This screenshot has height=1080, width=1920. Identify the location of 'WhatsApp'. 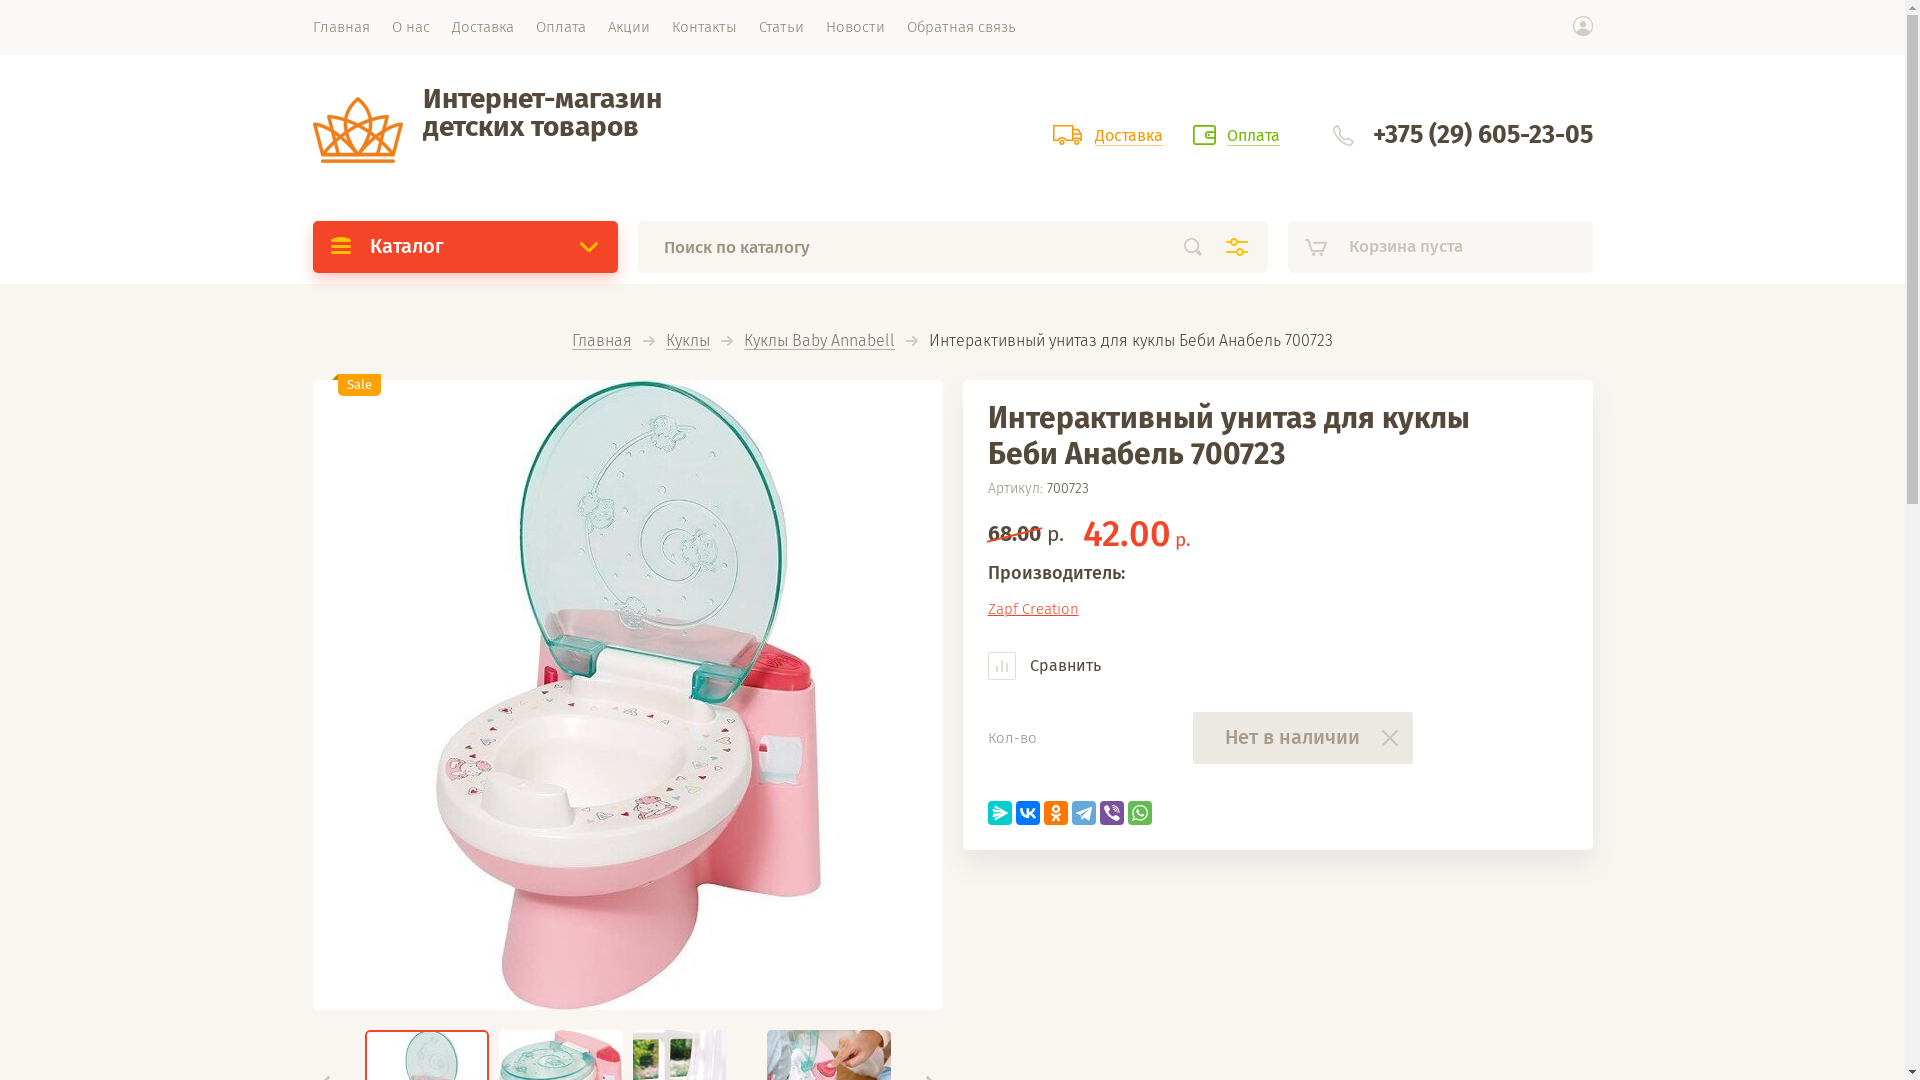
(1128, 813).